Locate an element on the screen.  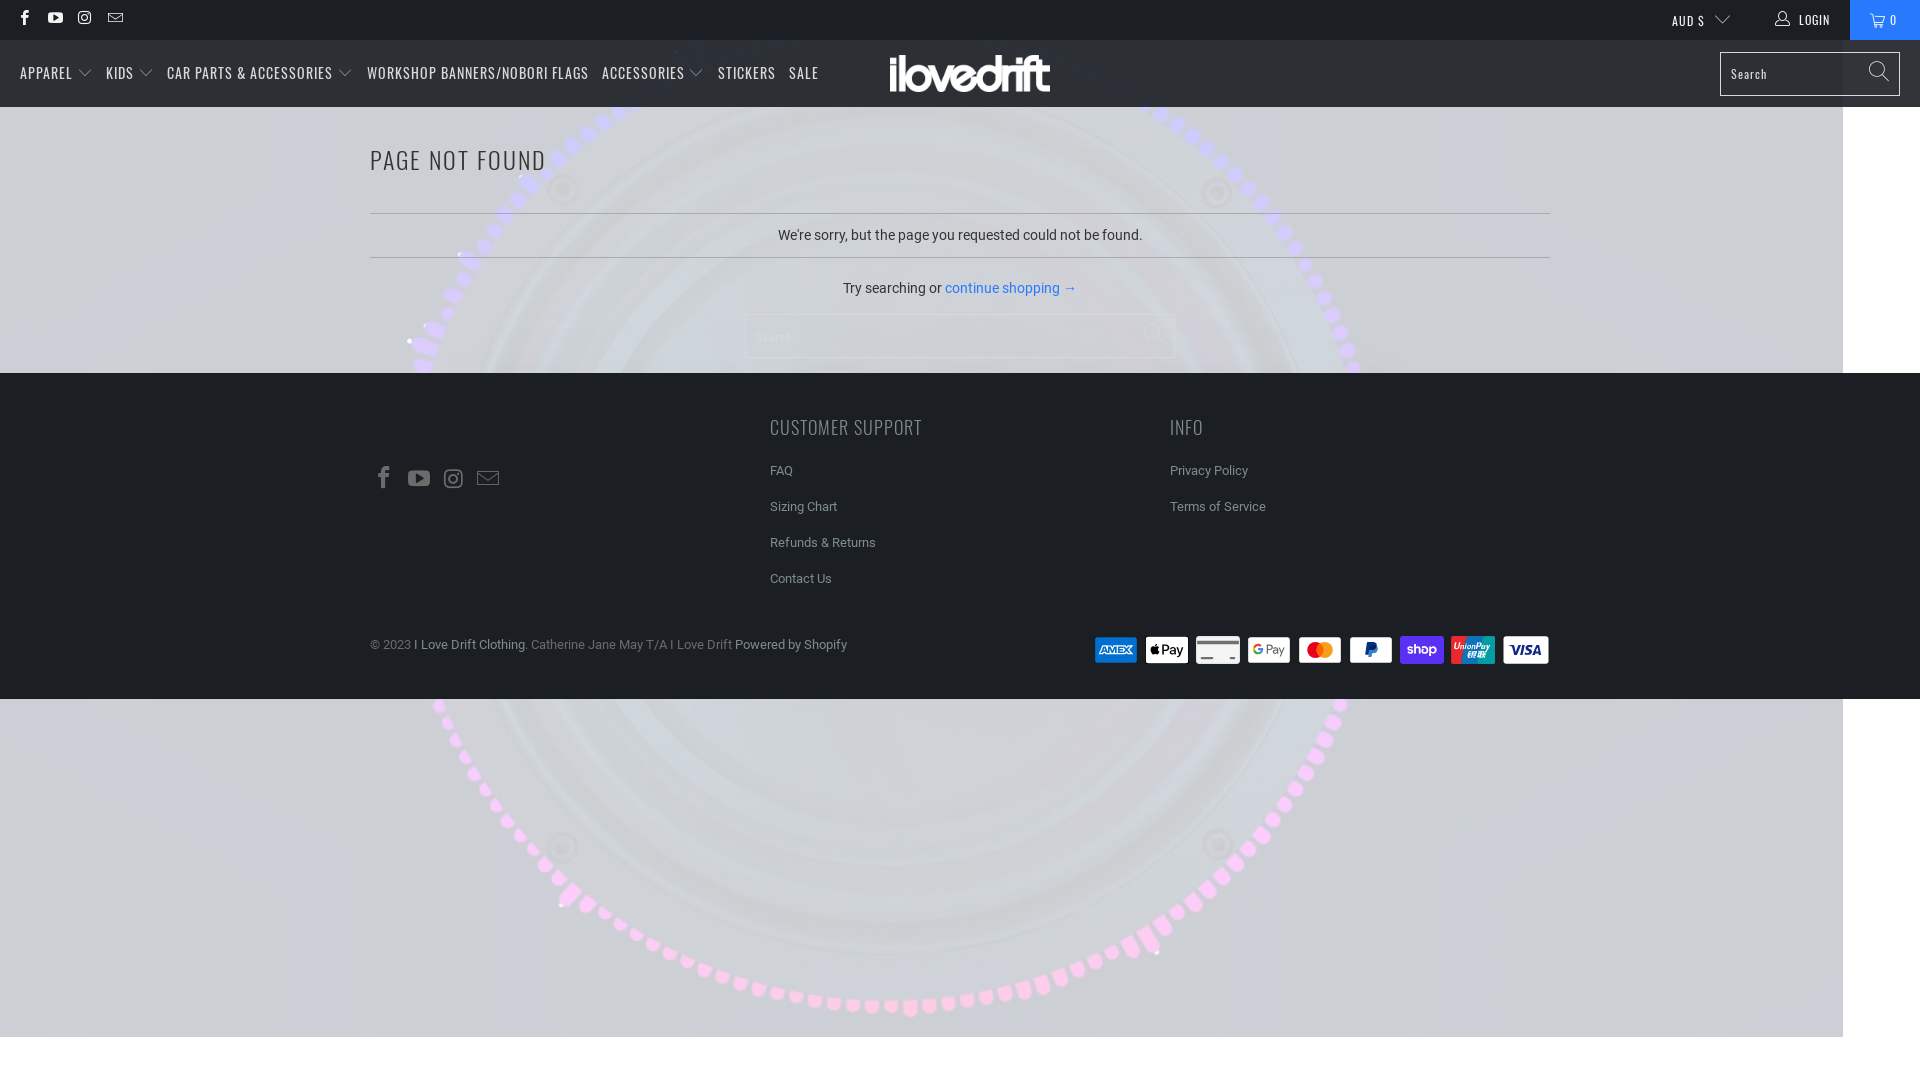
'Email I Love Drift Clothing' is located at coordinates (113, 19).